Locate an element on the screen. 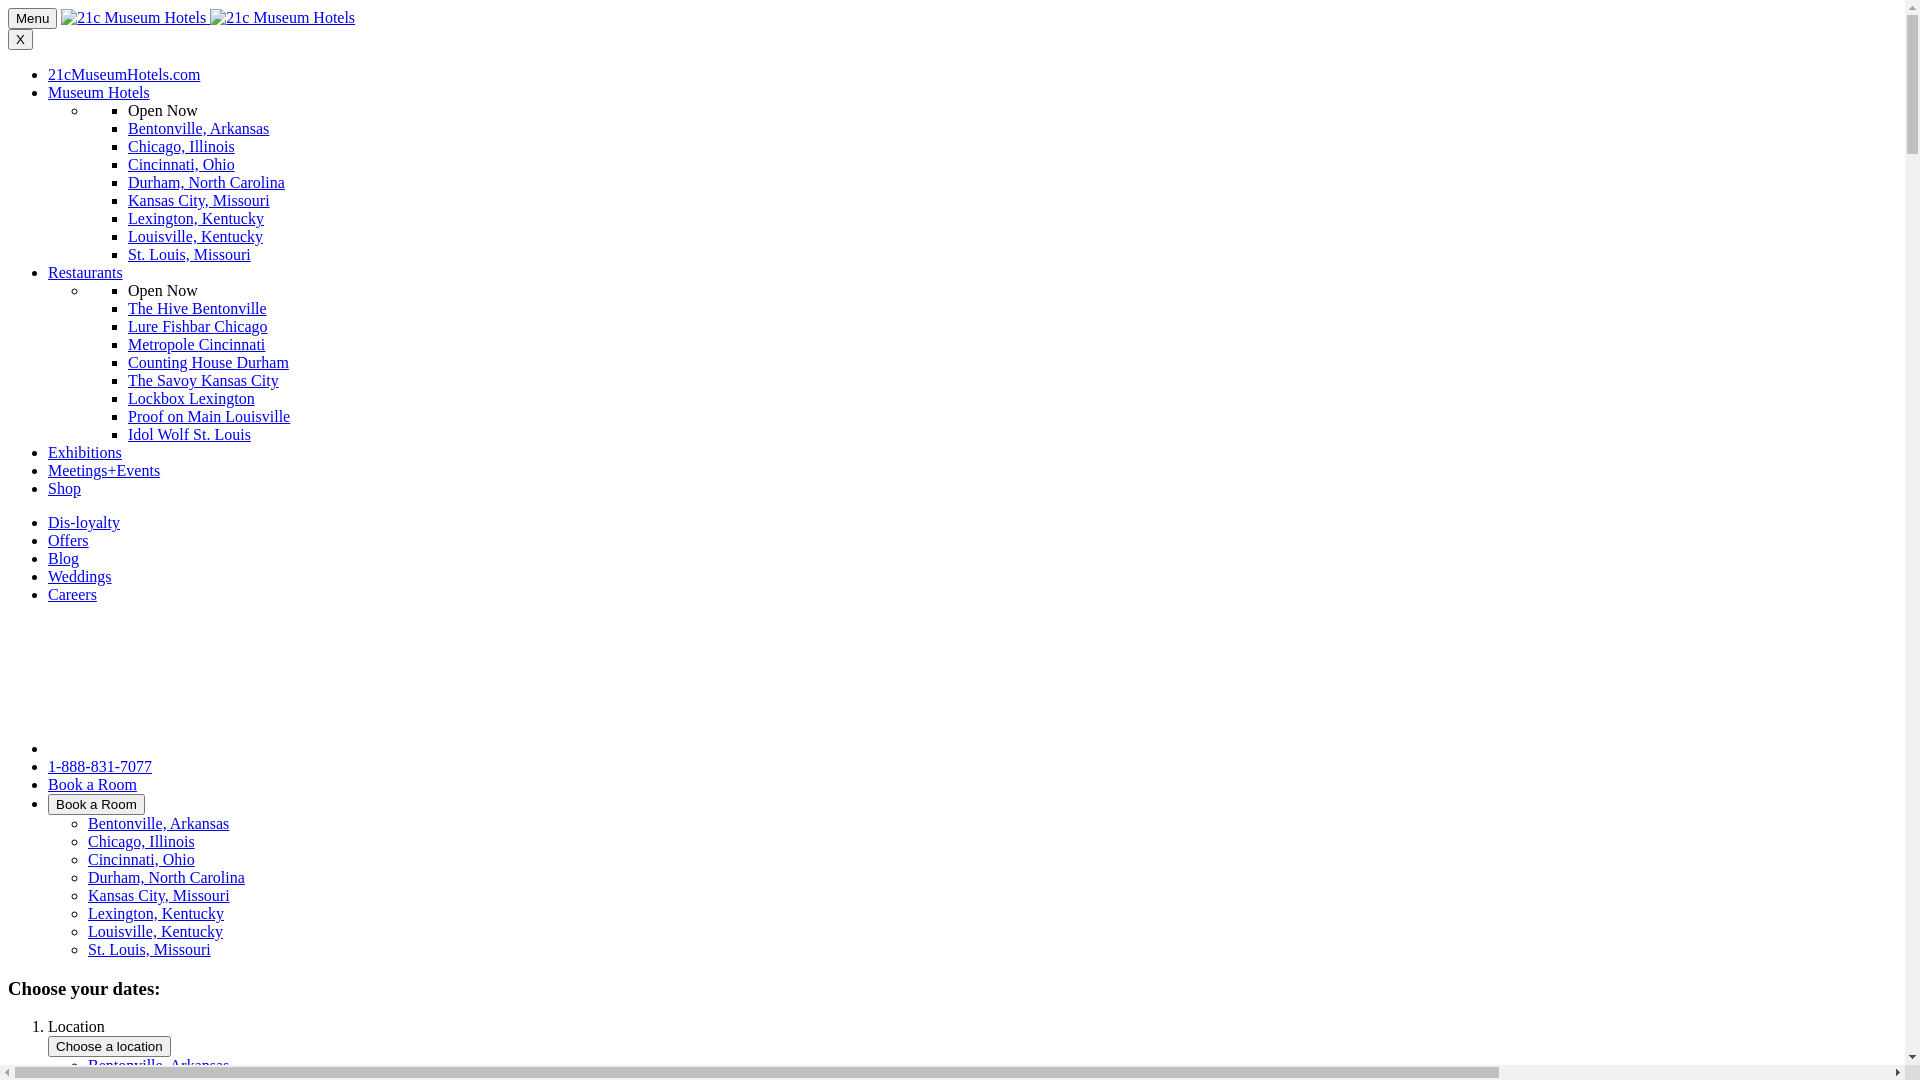  'Lexington, Kentucky' is located at coordinates (196, 218).